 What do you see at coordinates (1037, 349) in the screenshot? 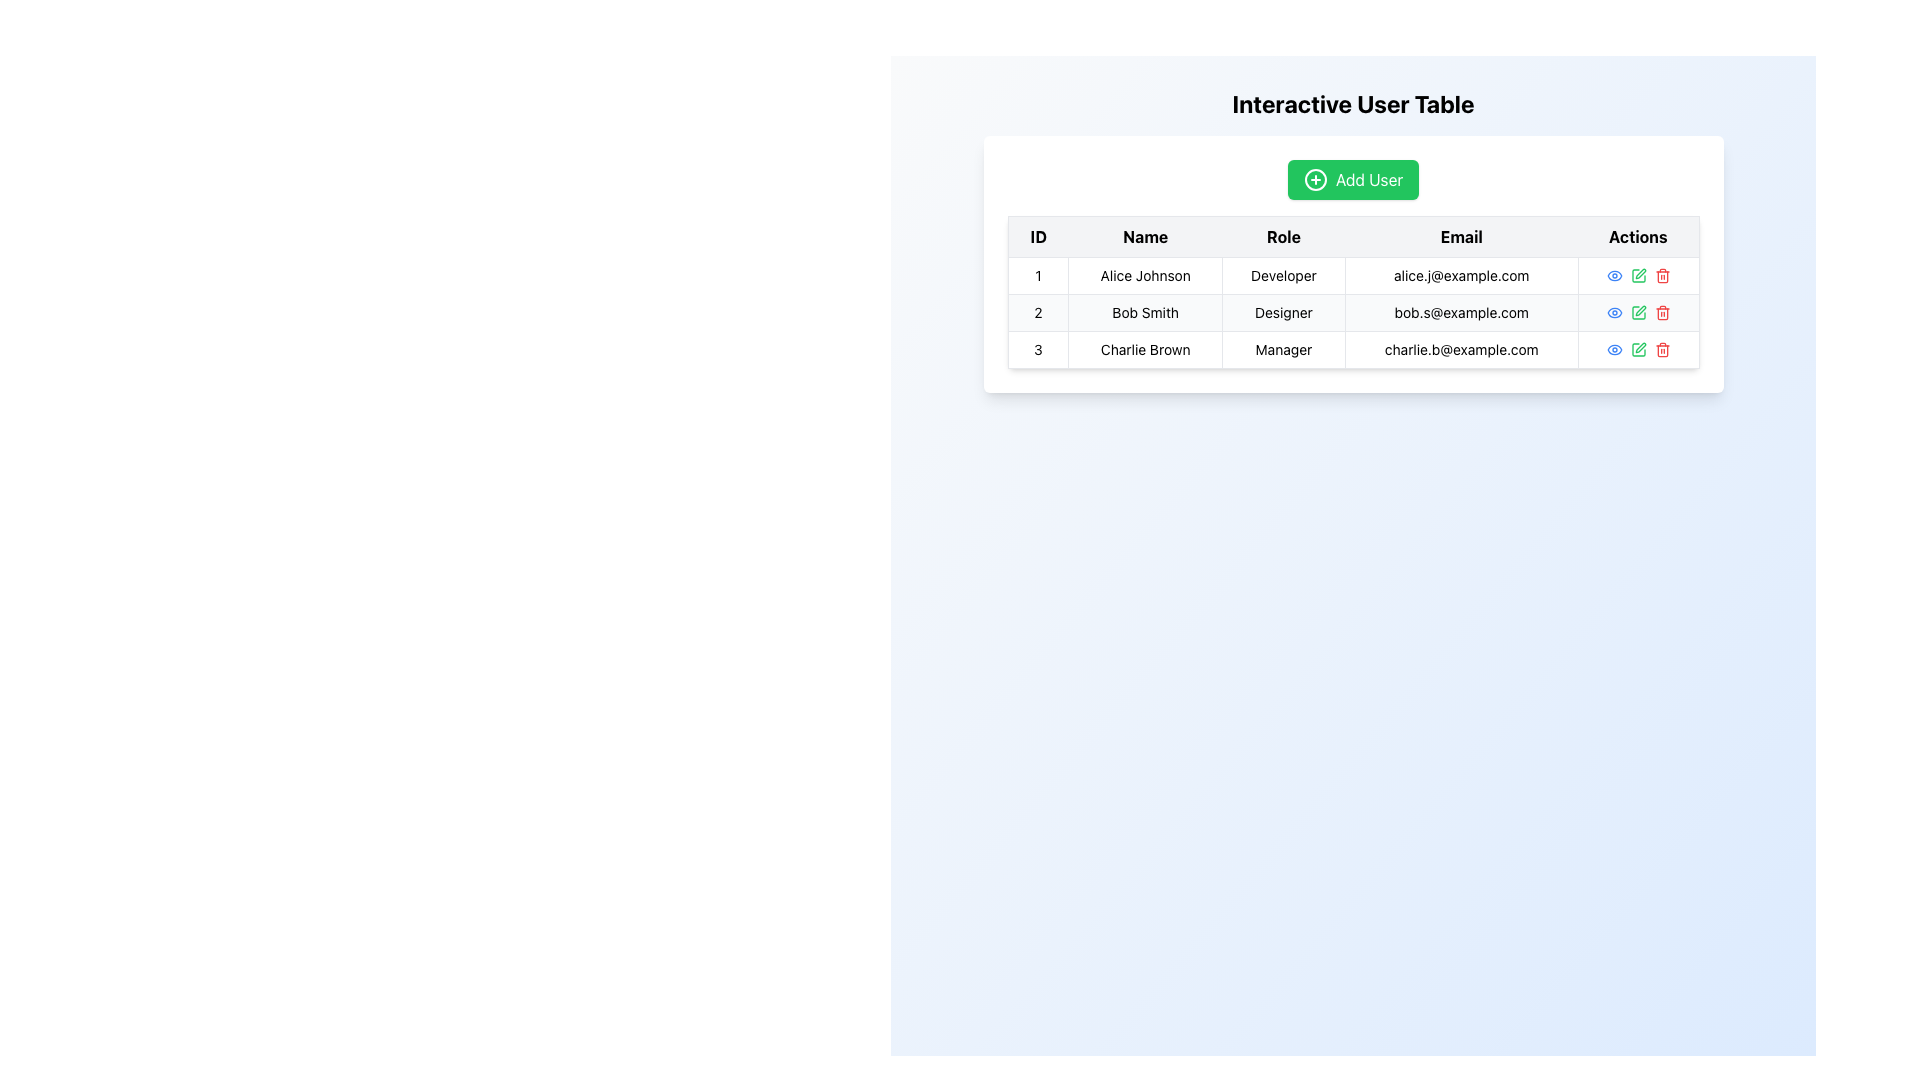
I see `the numeral '3' displayed in bold font, located in the first column of the last row of the table under the 'ID' column` at bounding box center [1037, 349].